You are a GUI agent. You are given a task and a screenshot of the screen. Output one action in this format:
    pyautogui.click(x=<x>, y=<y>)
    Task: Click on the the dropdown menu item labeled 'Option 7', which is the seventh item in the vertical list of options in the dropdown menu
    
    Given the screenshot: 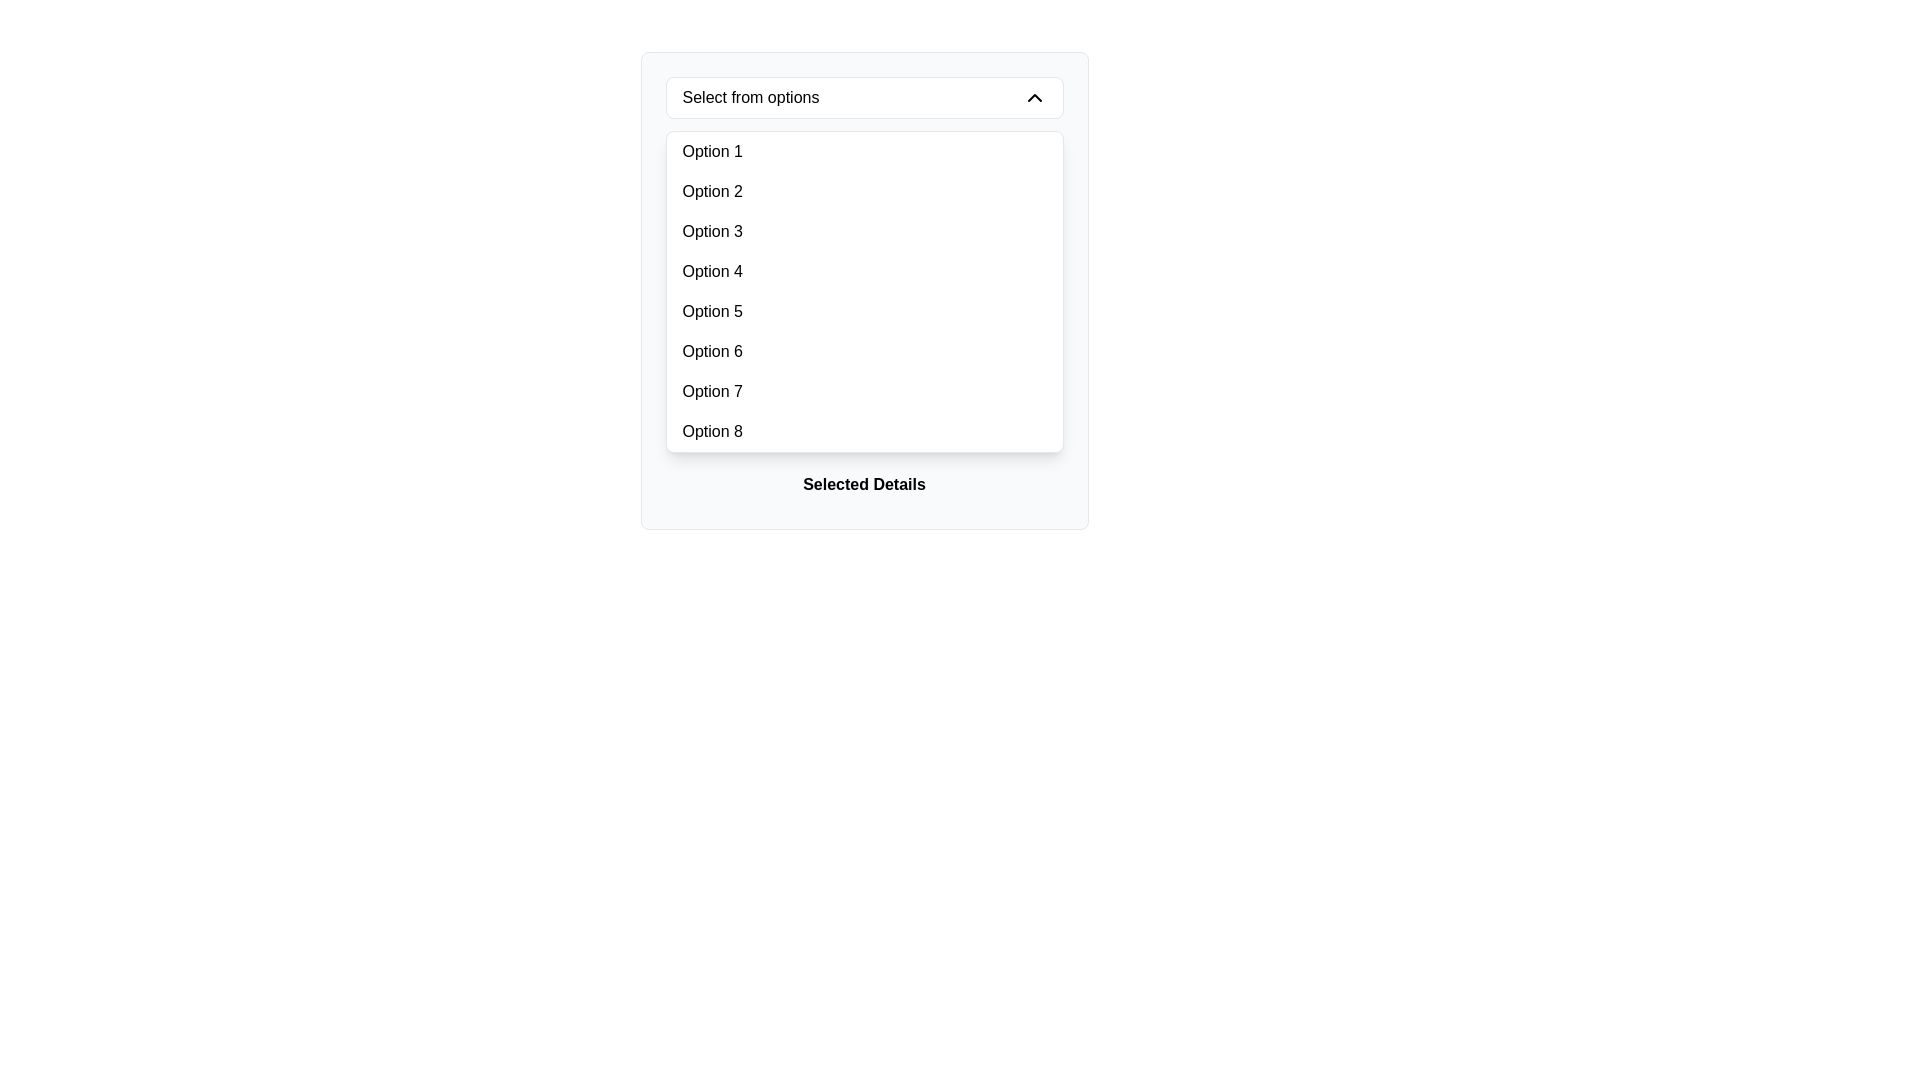 What is the action you would take?
    pyautogui.click(x=864, y=392)
    